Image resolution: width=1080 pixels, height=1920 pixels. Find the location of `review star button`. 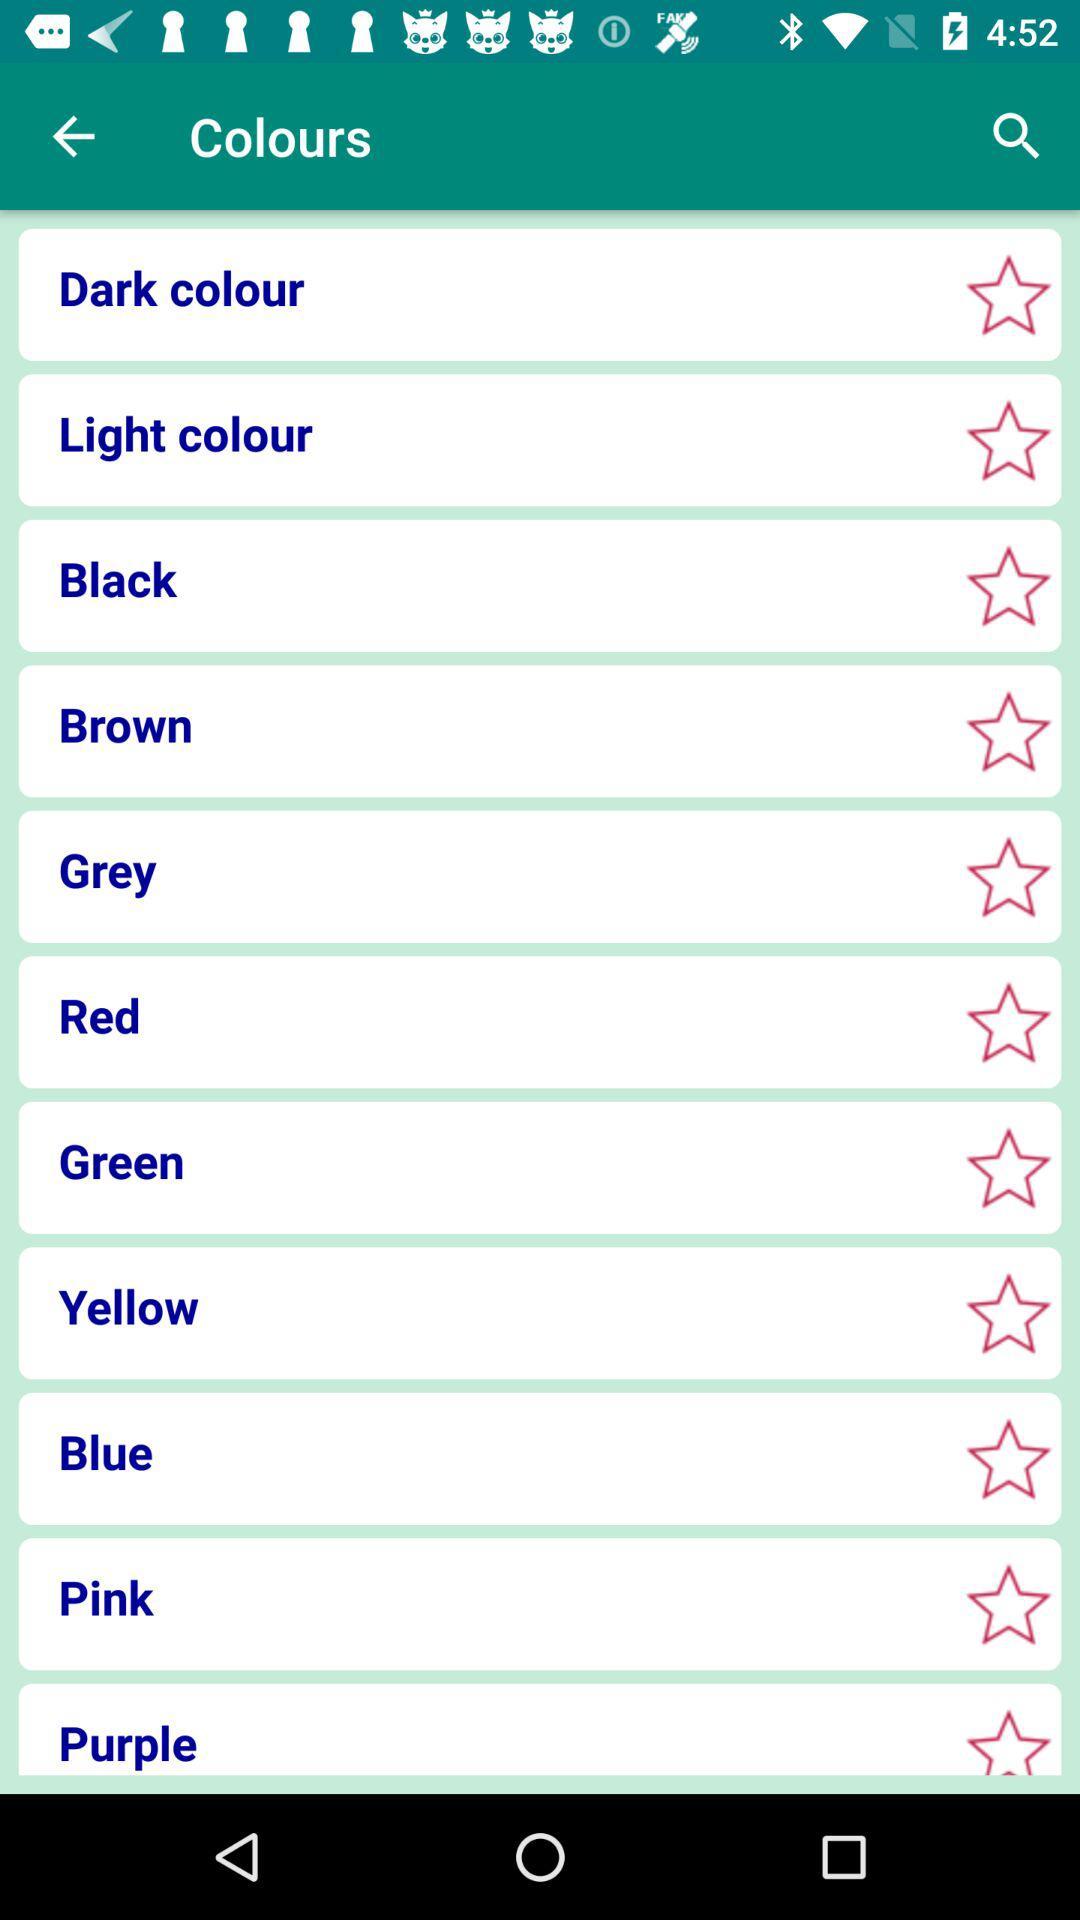

review star button is located at coordinates (1008, 1022).